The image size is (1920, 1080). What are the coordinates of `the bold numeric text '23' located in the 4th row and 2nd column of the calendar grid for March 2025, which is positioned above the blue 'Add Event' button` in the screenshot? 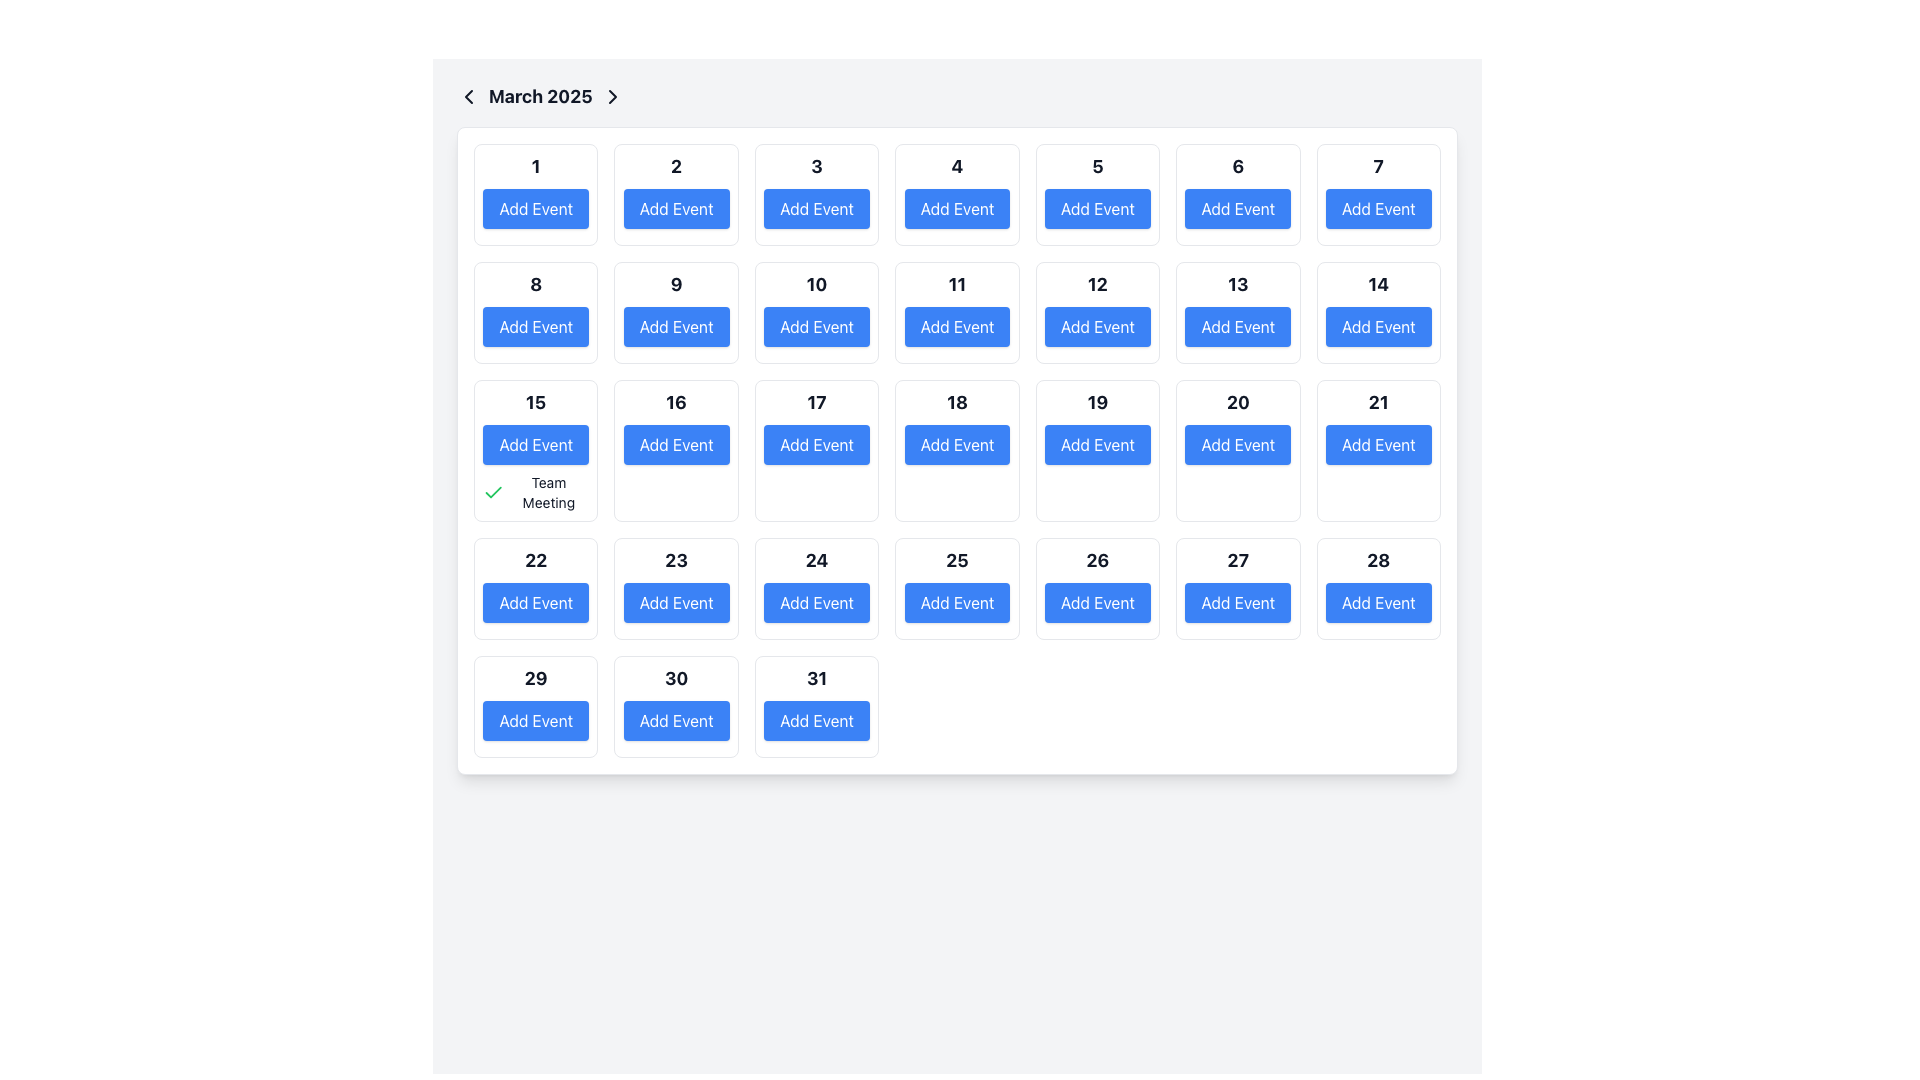 It's located at (676, 560).